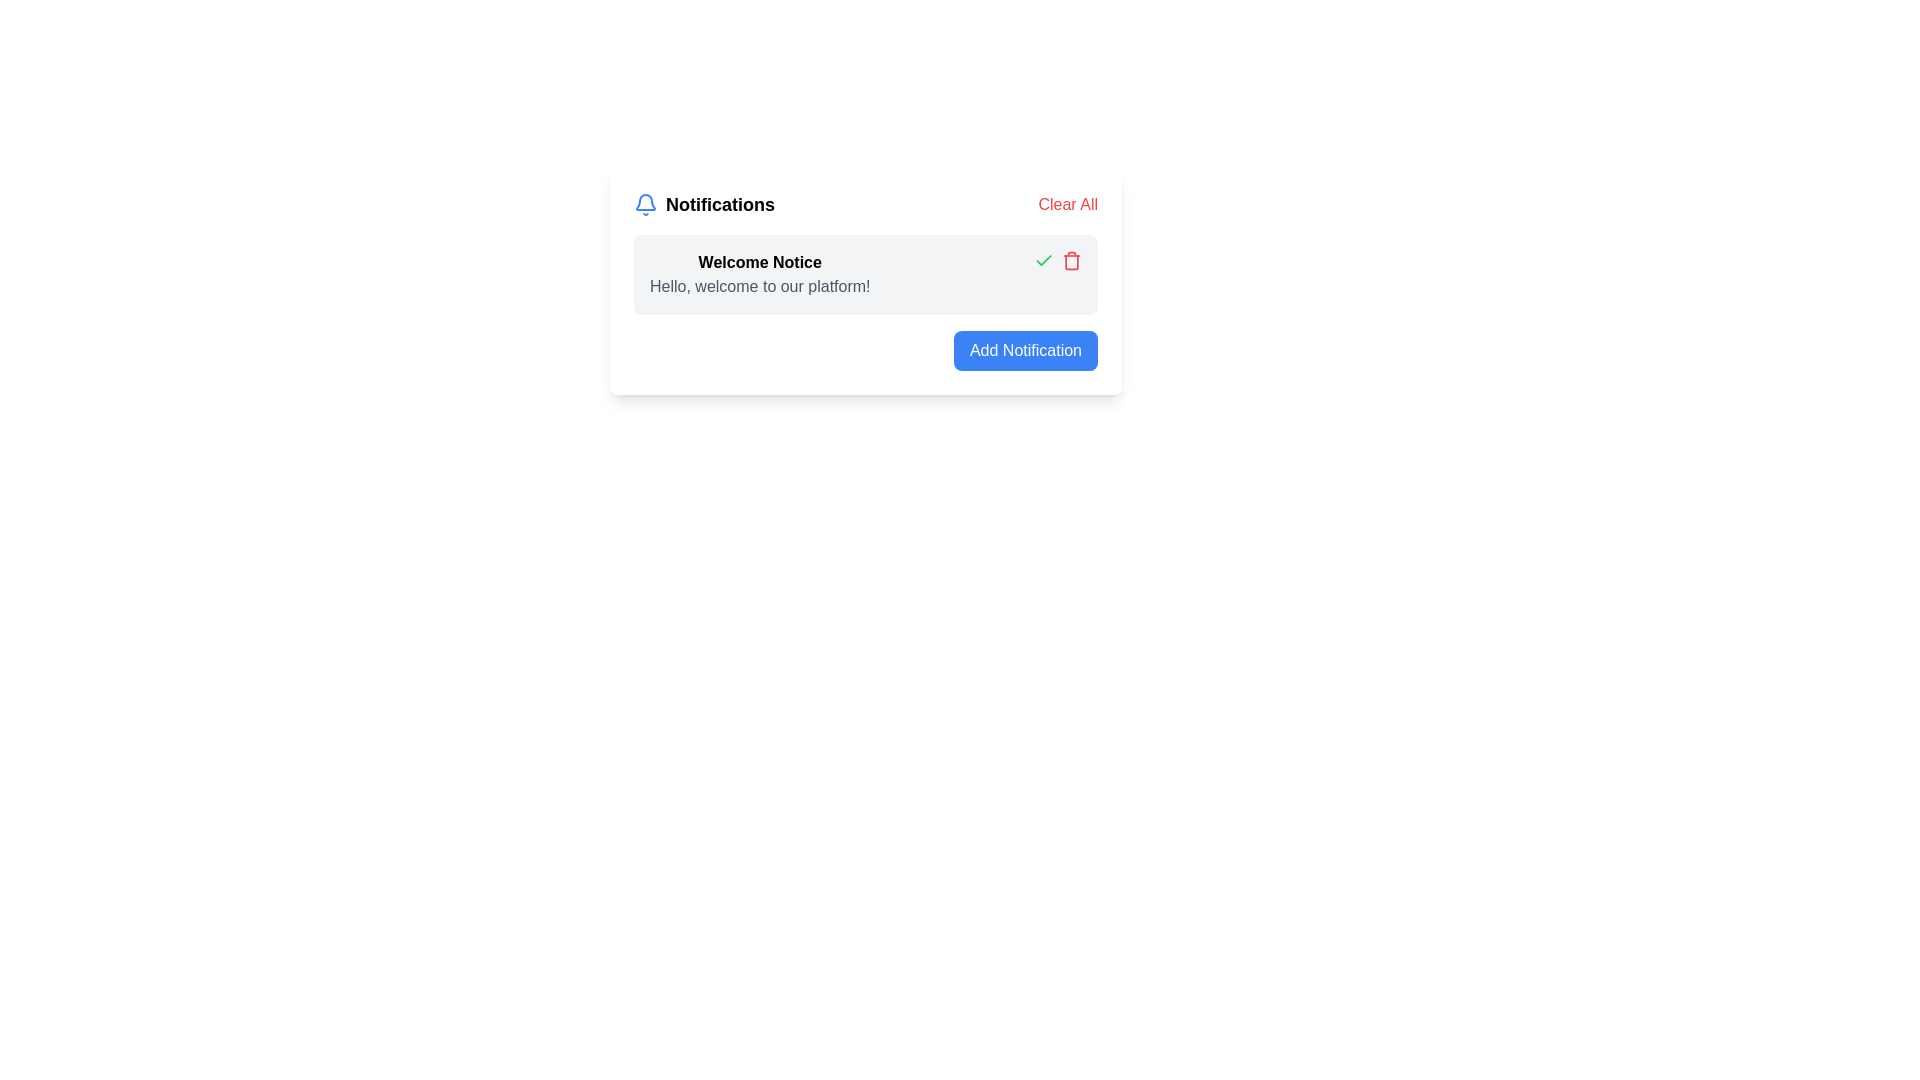  What do you see at coordinates (1042, 258) in the screenshot?
I see `the SVG icon that marks the notification as read or confirmed, located beside the red trash bin icon in the notification card for 'Welcome Notice'` at bounding box center [1042, 258].